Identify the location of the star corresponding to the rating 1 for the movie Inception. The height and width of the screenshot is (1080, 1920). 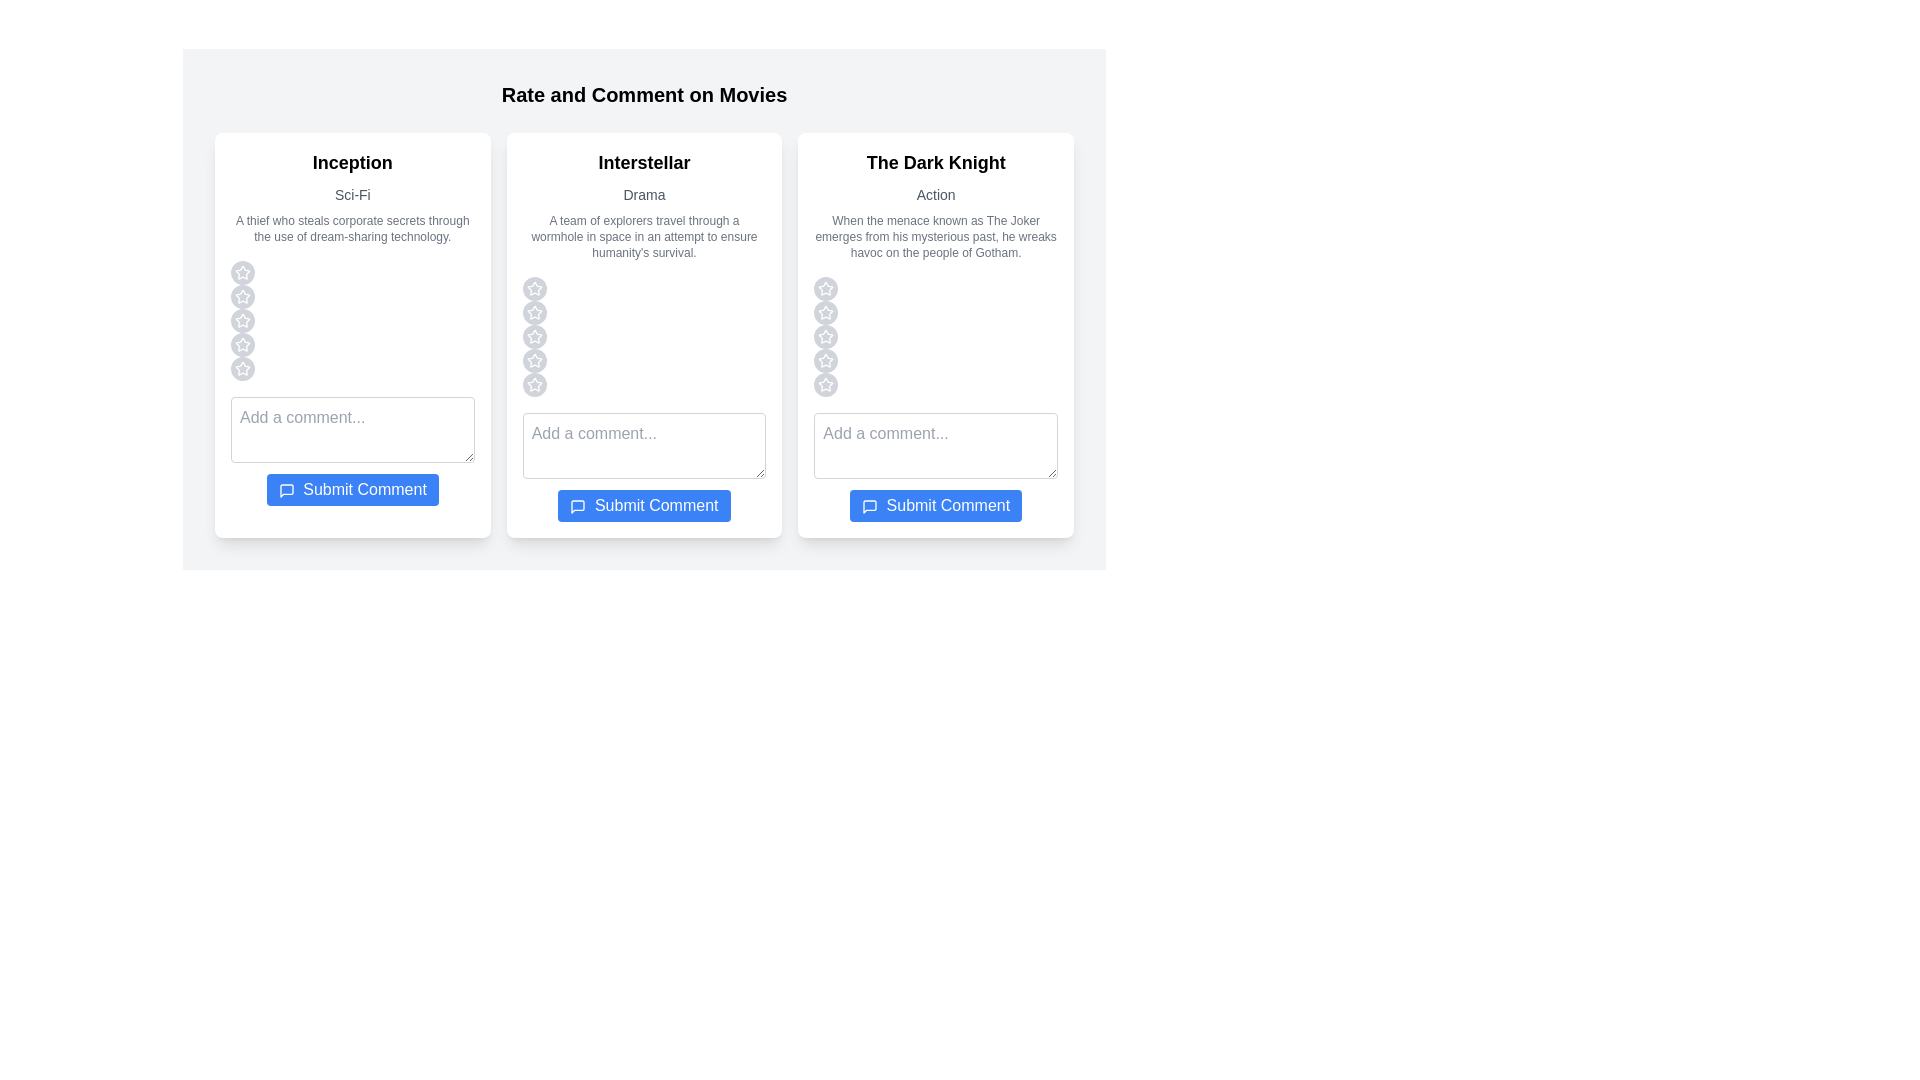
(242, 273).